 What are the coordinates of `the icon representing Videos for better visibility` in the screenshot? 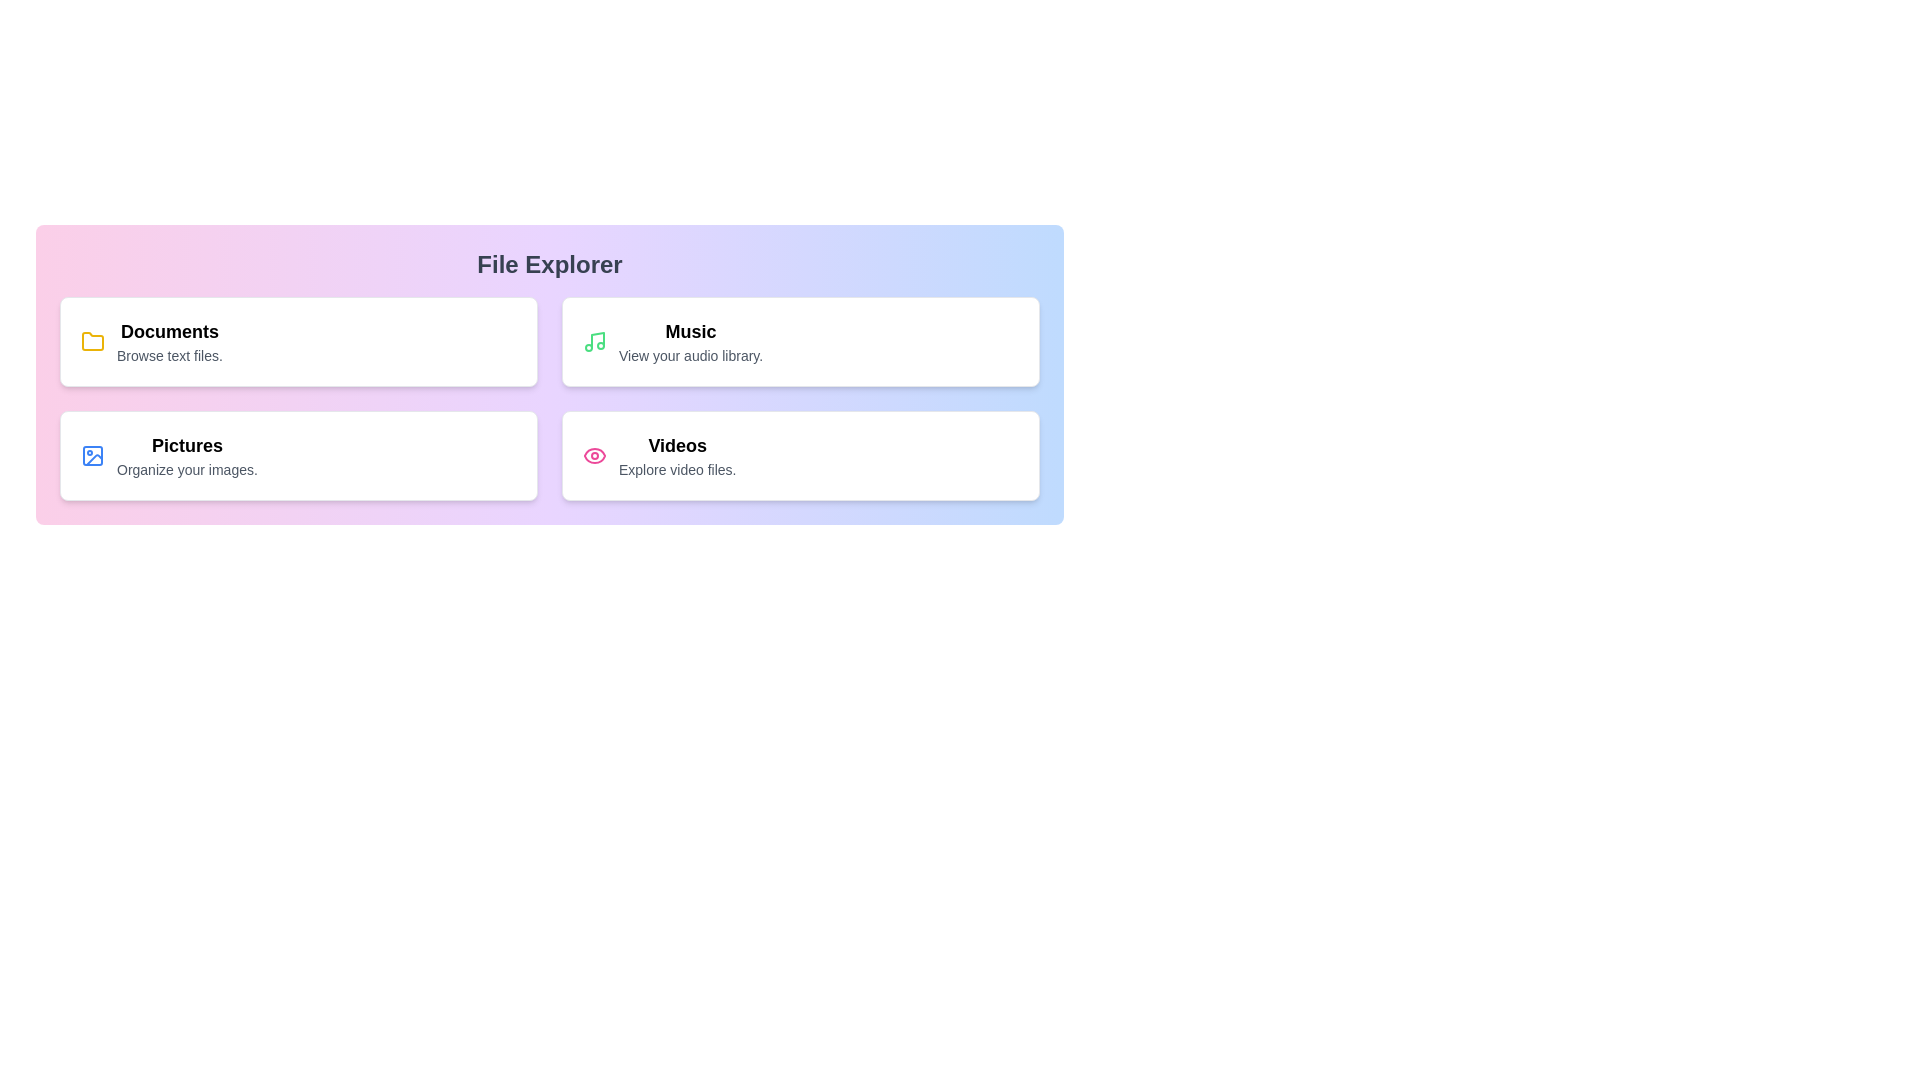 It's located at (594, 455).